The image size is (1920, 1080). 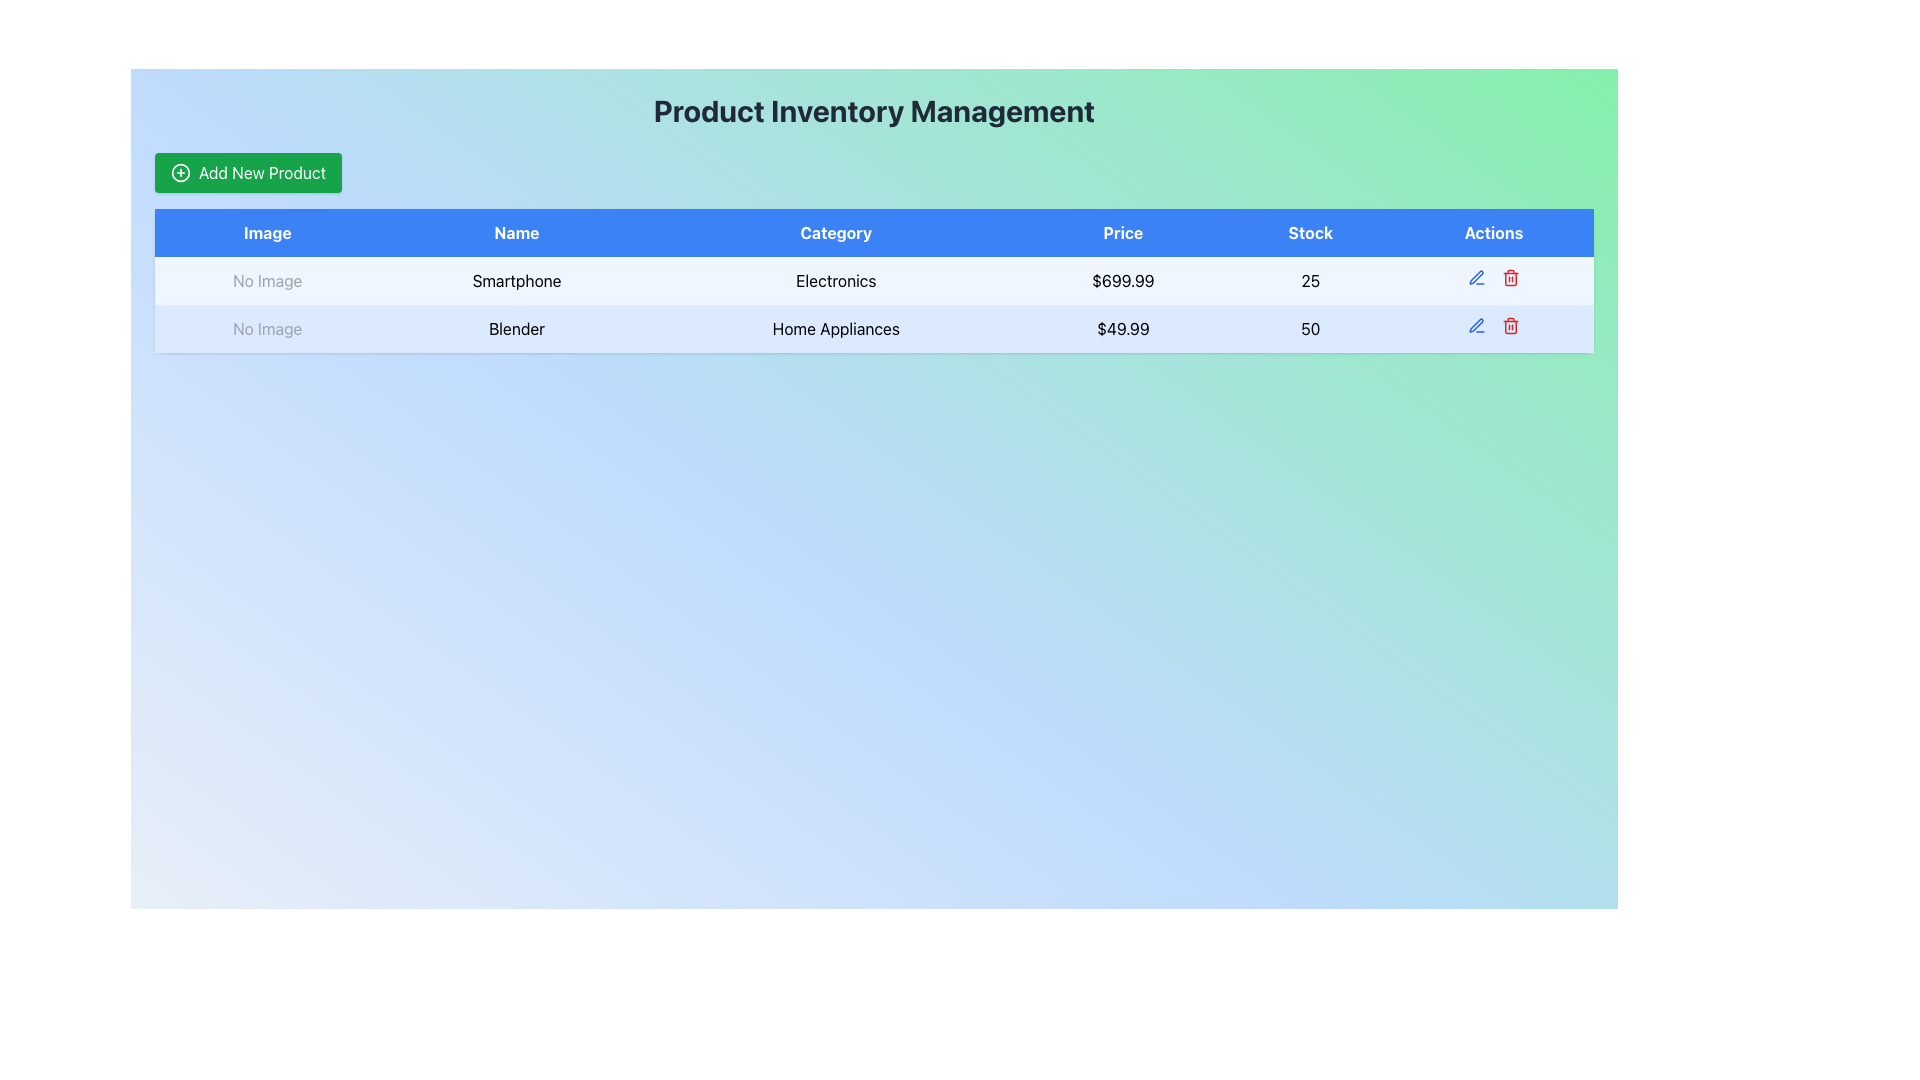 I want to click on the text label saying 'No Image' in light grey color, which is located in the first cell of the 'Image' column under the blue header row, aligned with the 'Smartphone' product row, so click(x=266, y=281).